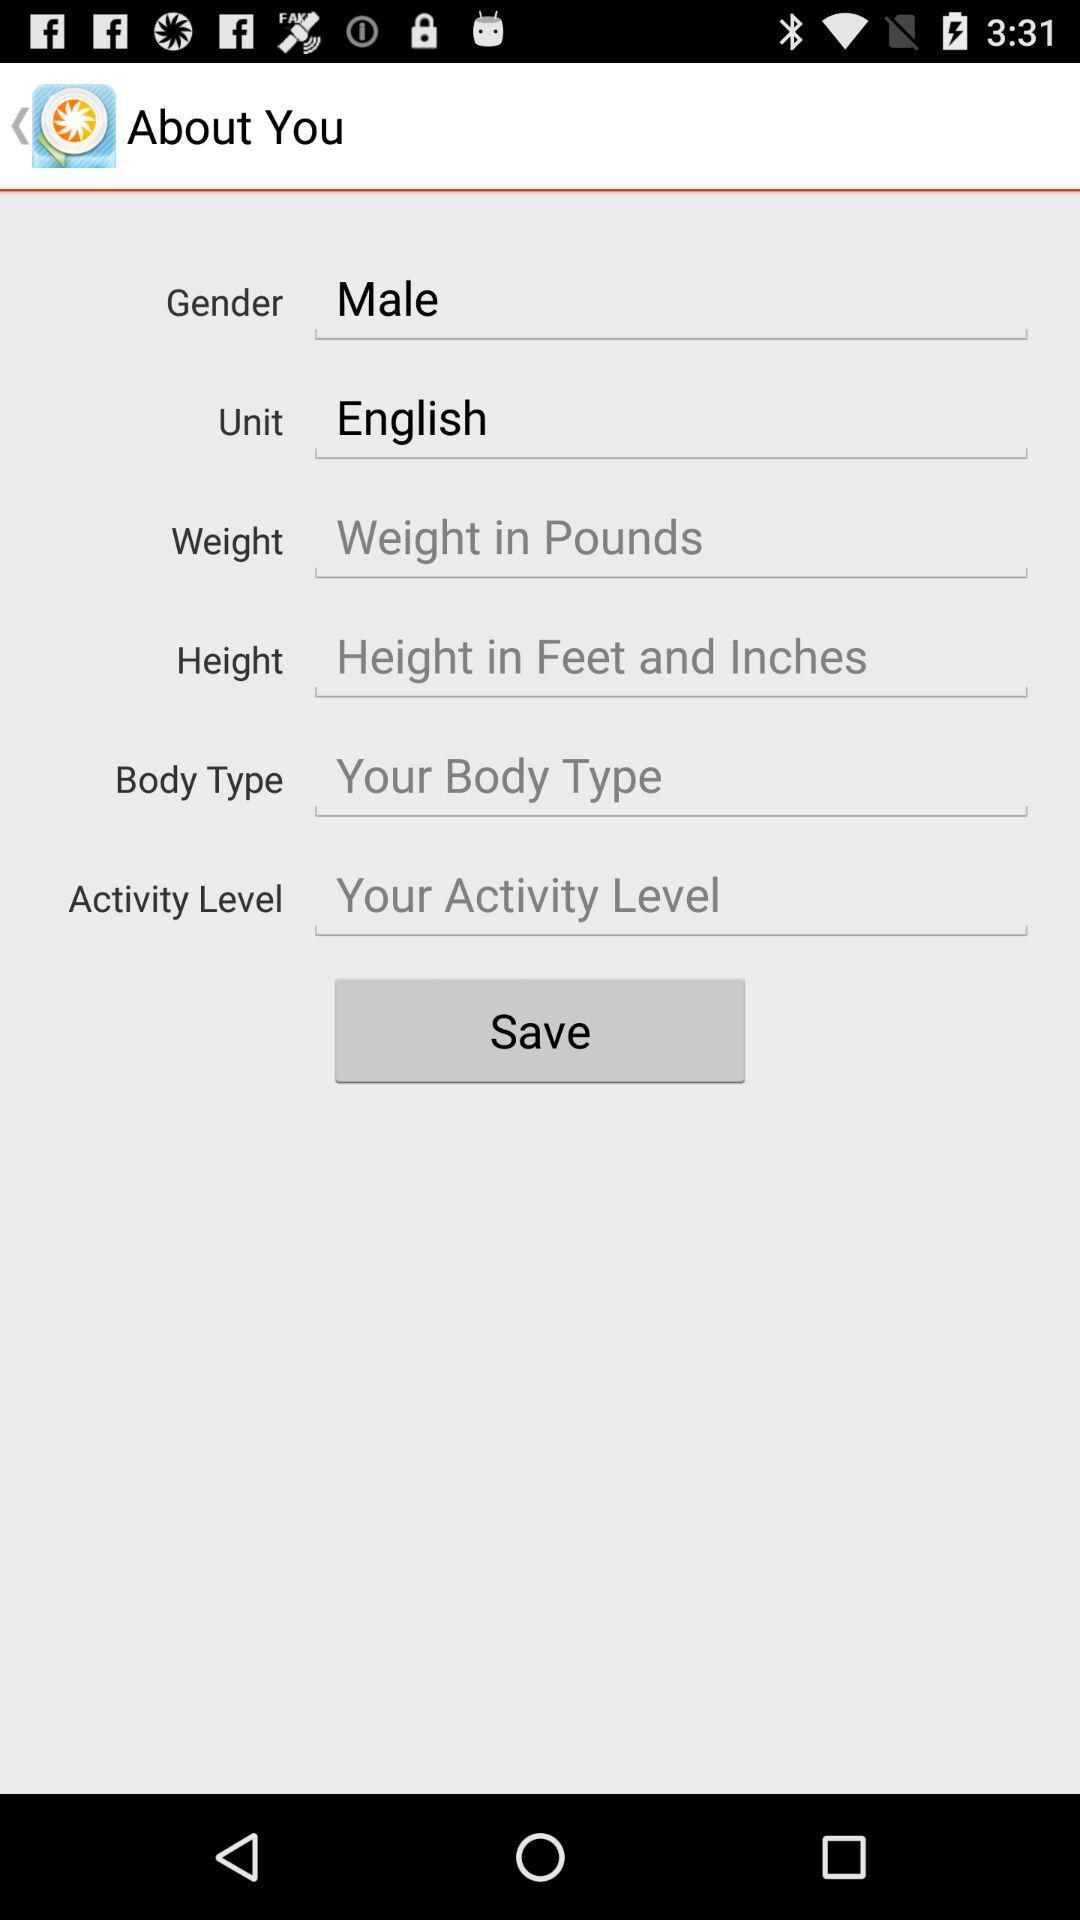 This screenshot has height=1920, width=1080. Describe the element at coordinates (671, 656) in the screenshot. I see `height` at that location.